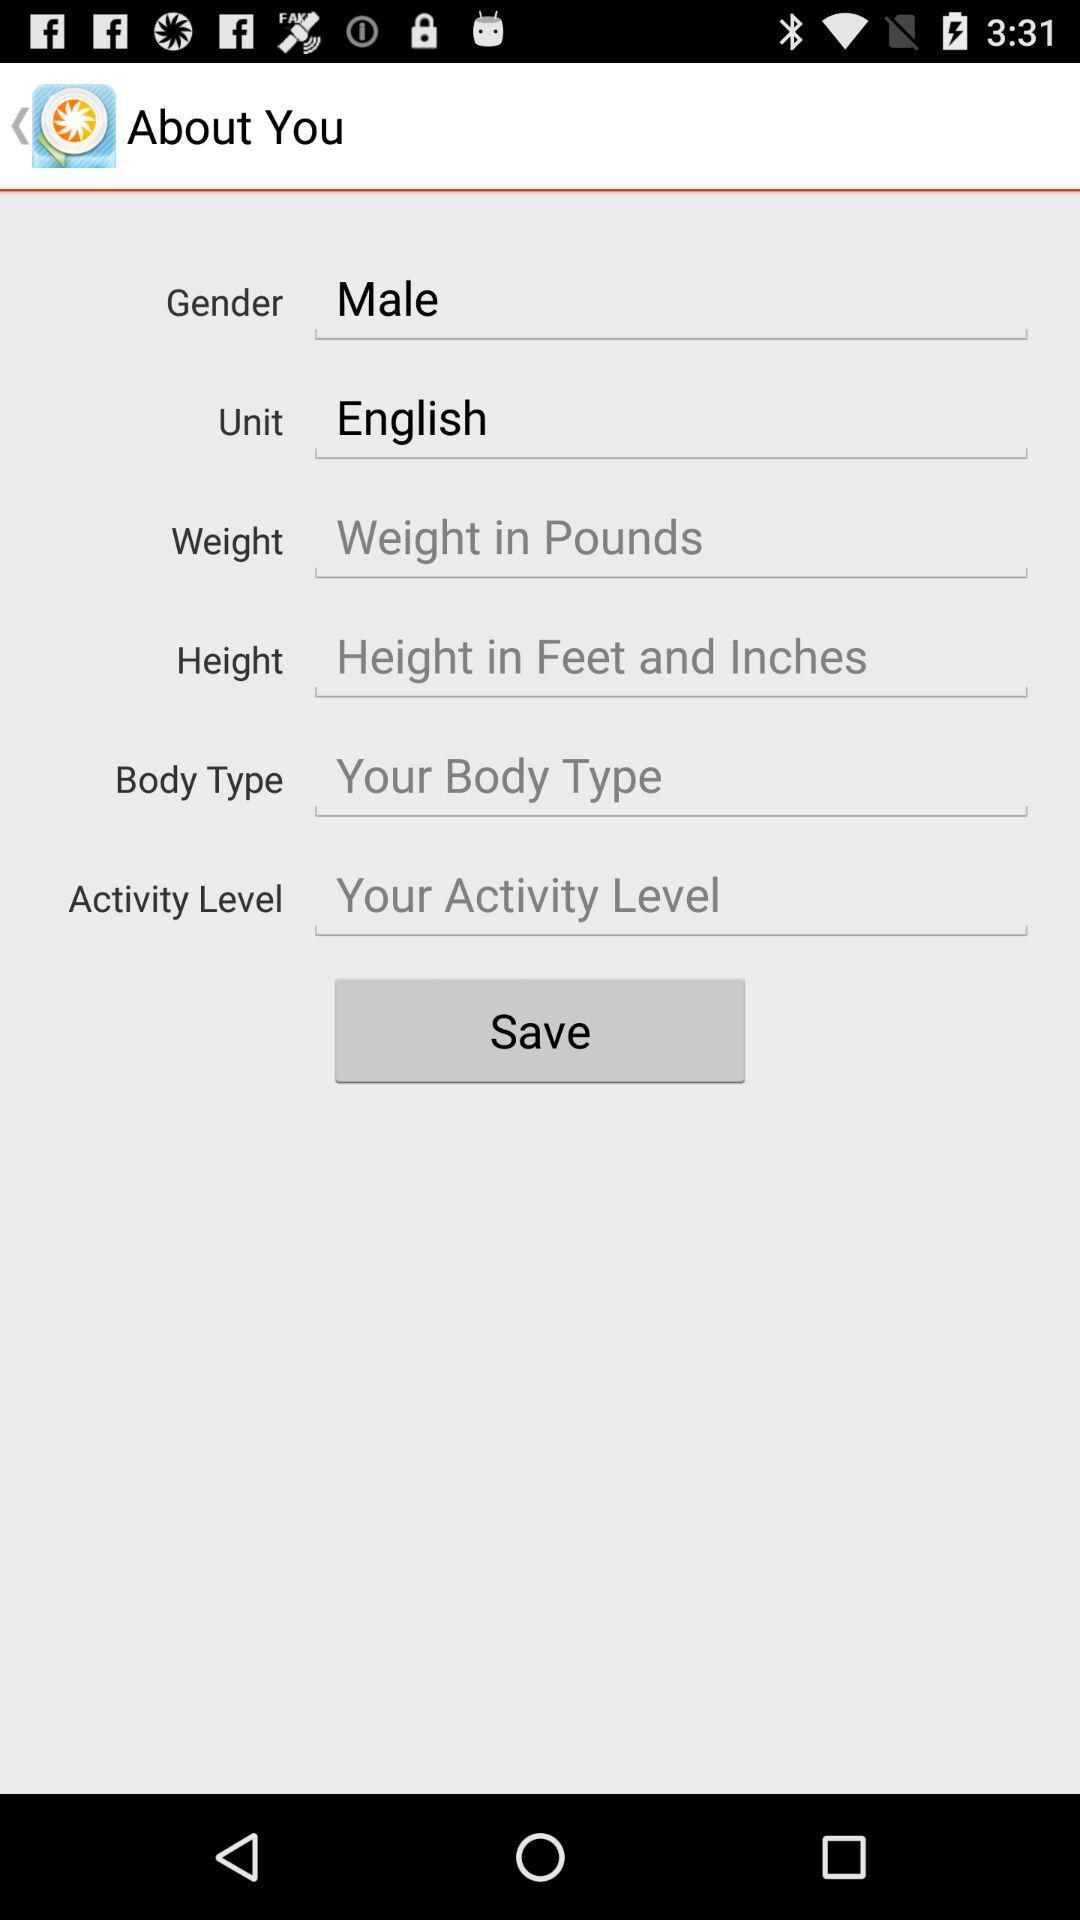 This screenshot has height=1920, width=1080. Describe the element at coordinates (671, 656) in the screenshot. I see `height` at that location.